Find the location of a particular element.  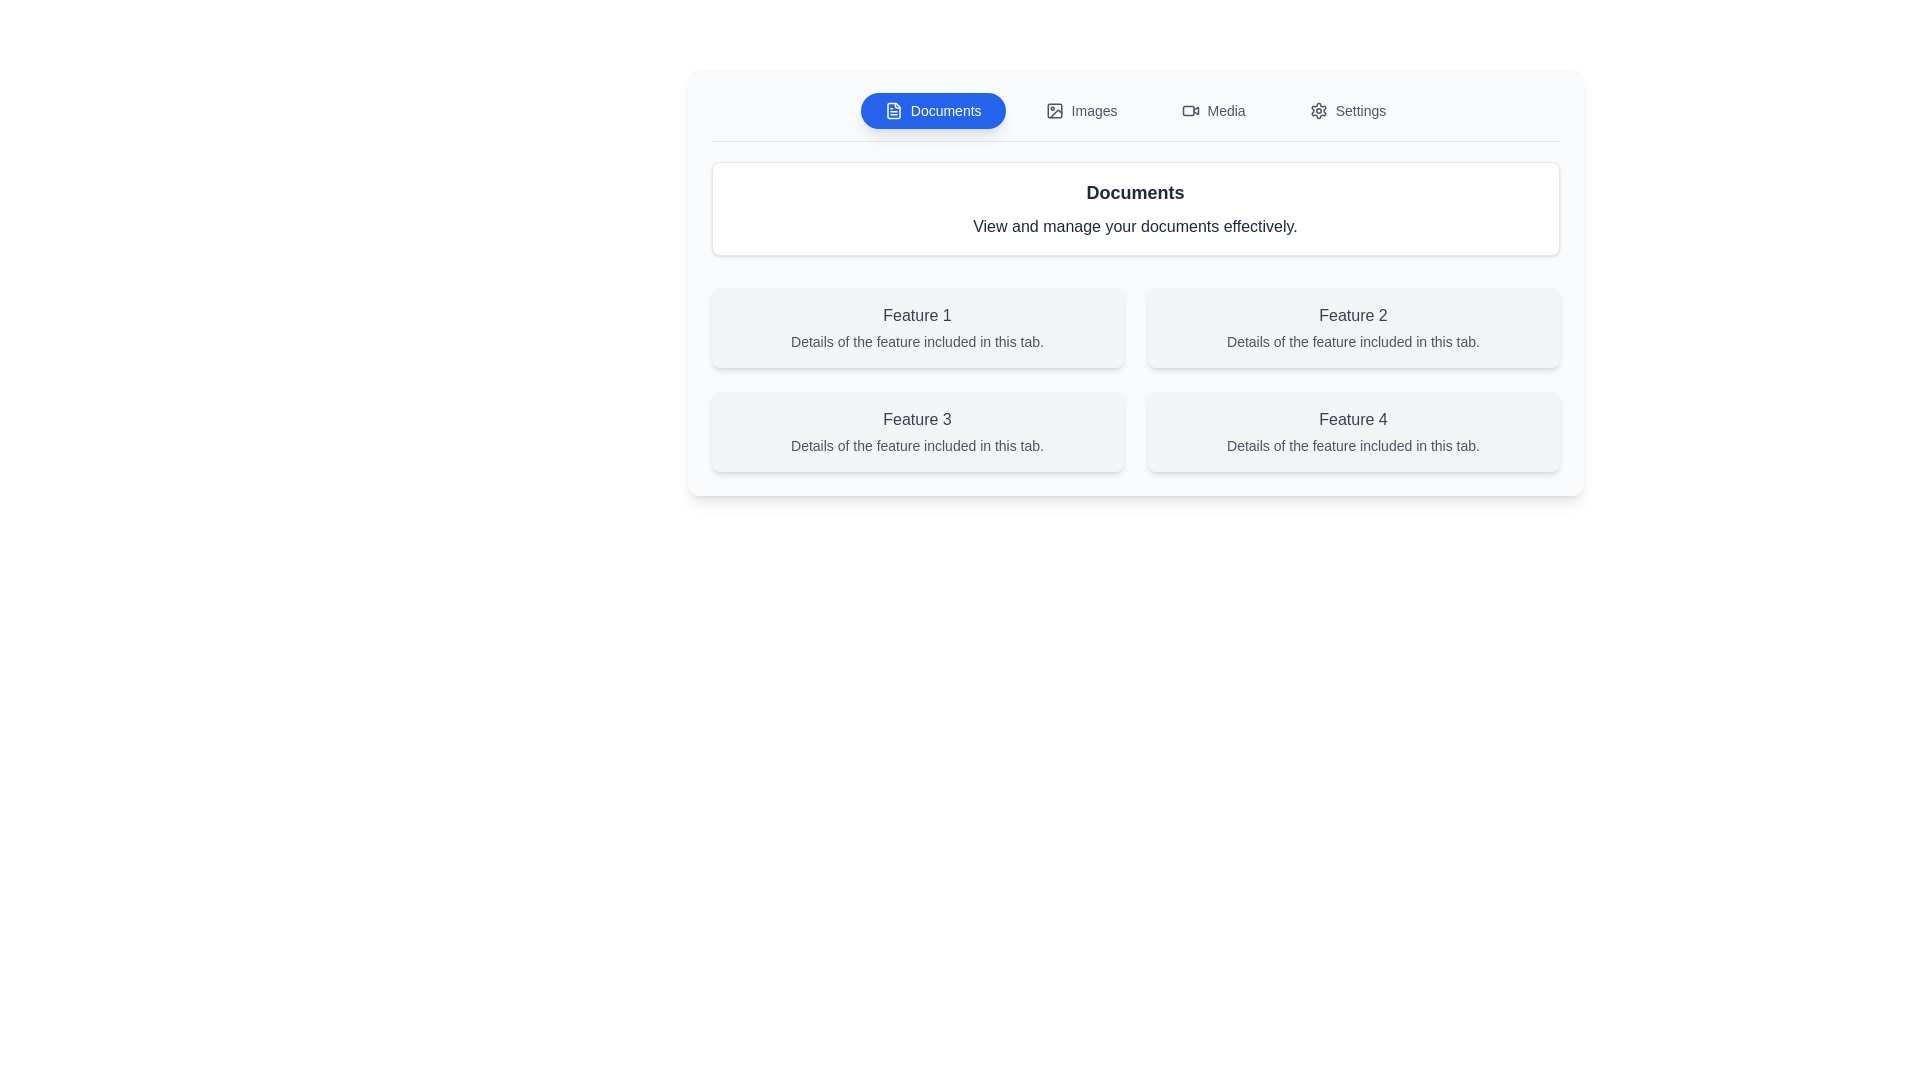

the document icon located within the 'Documents' button, which is styled as a small SVG icon with a rounded outline and text lines on the right side is located at coordinates (892, 111).